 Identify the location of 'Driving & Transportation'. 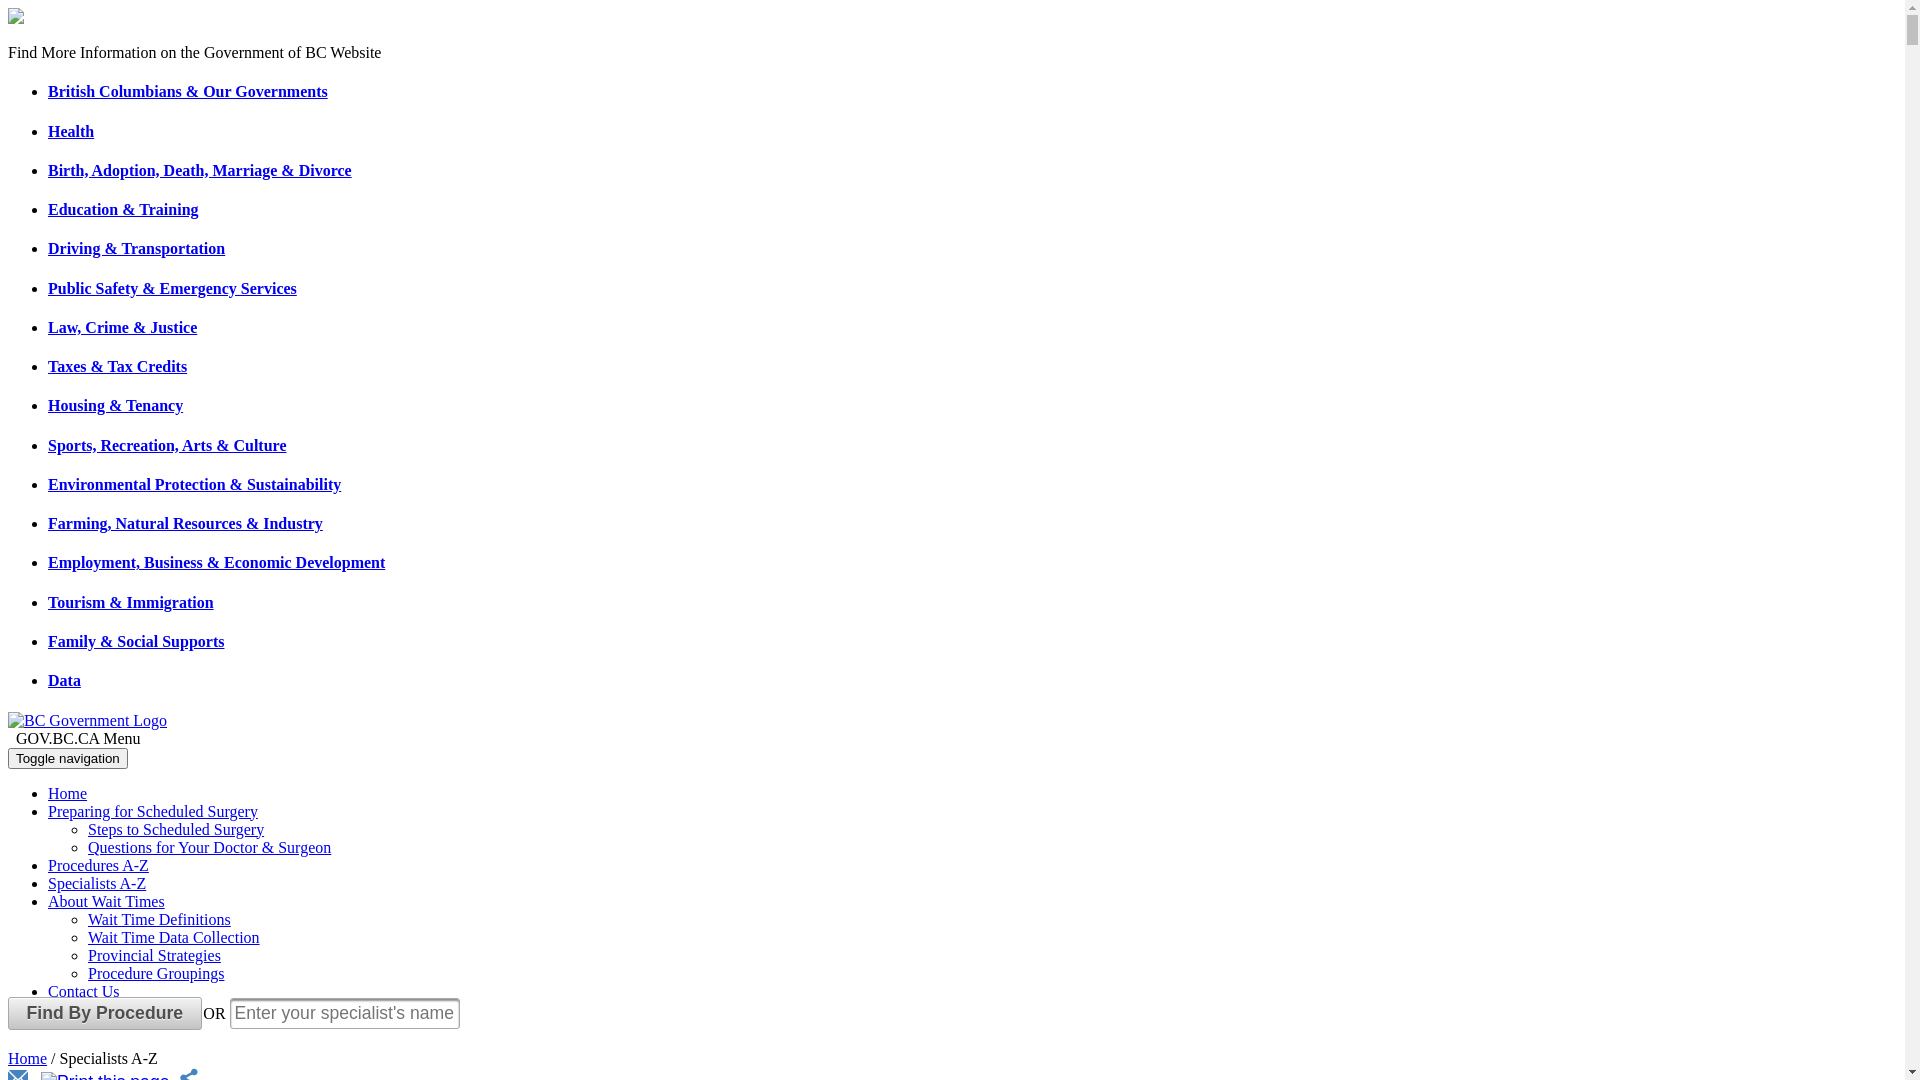
(135, 247).